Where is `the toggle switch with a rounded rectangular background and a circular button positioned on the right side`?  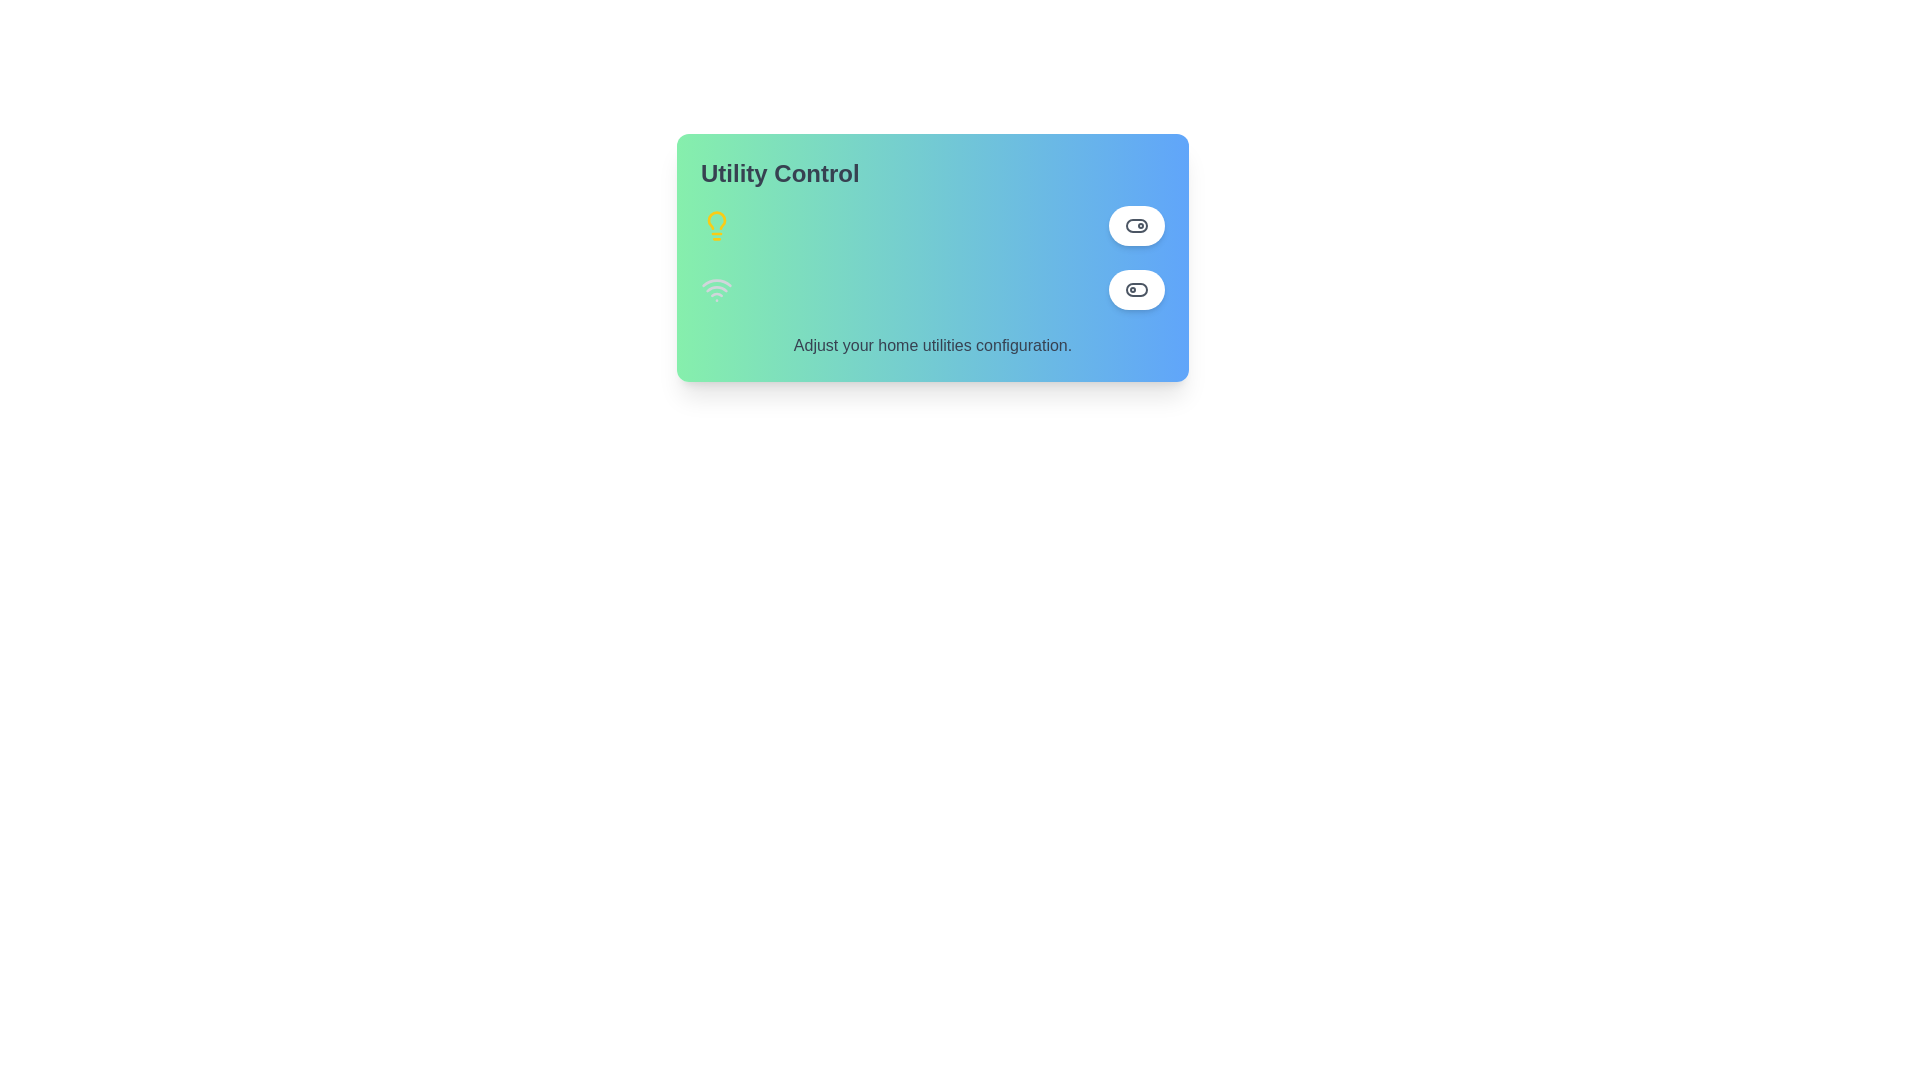
the toggle switch with a rounded rectangular background and a circular button positioned on the right side is located at coordinates (1137, 225).